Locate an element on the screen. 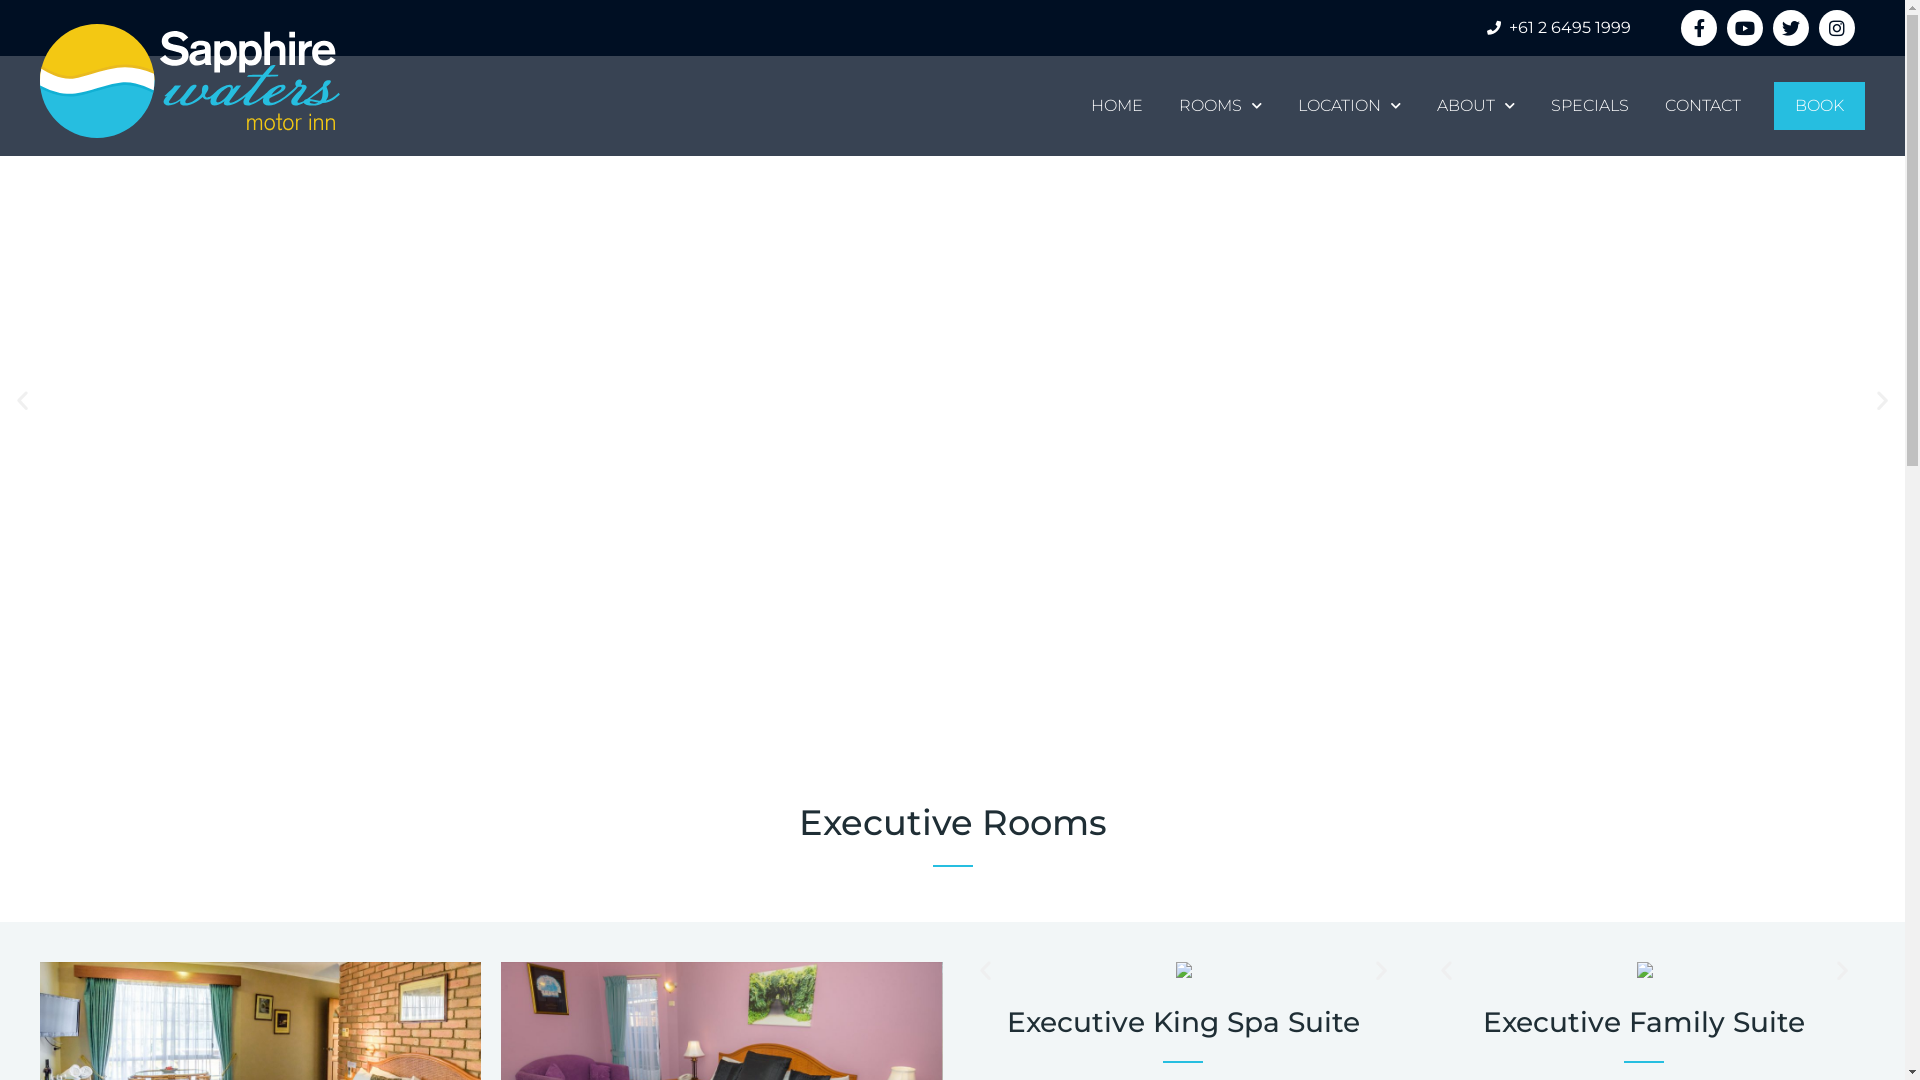 The height and width of the screenshot is (1080, 1920). 'HOME' is located at coordinates (1116, 105).